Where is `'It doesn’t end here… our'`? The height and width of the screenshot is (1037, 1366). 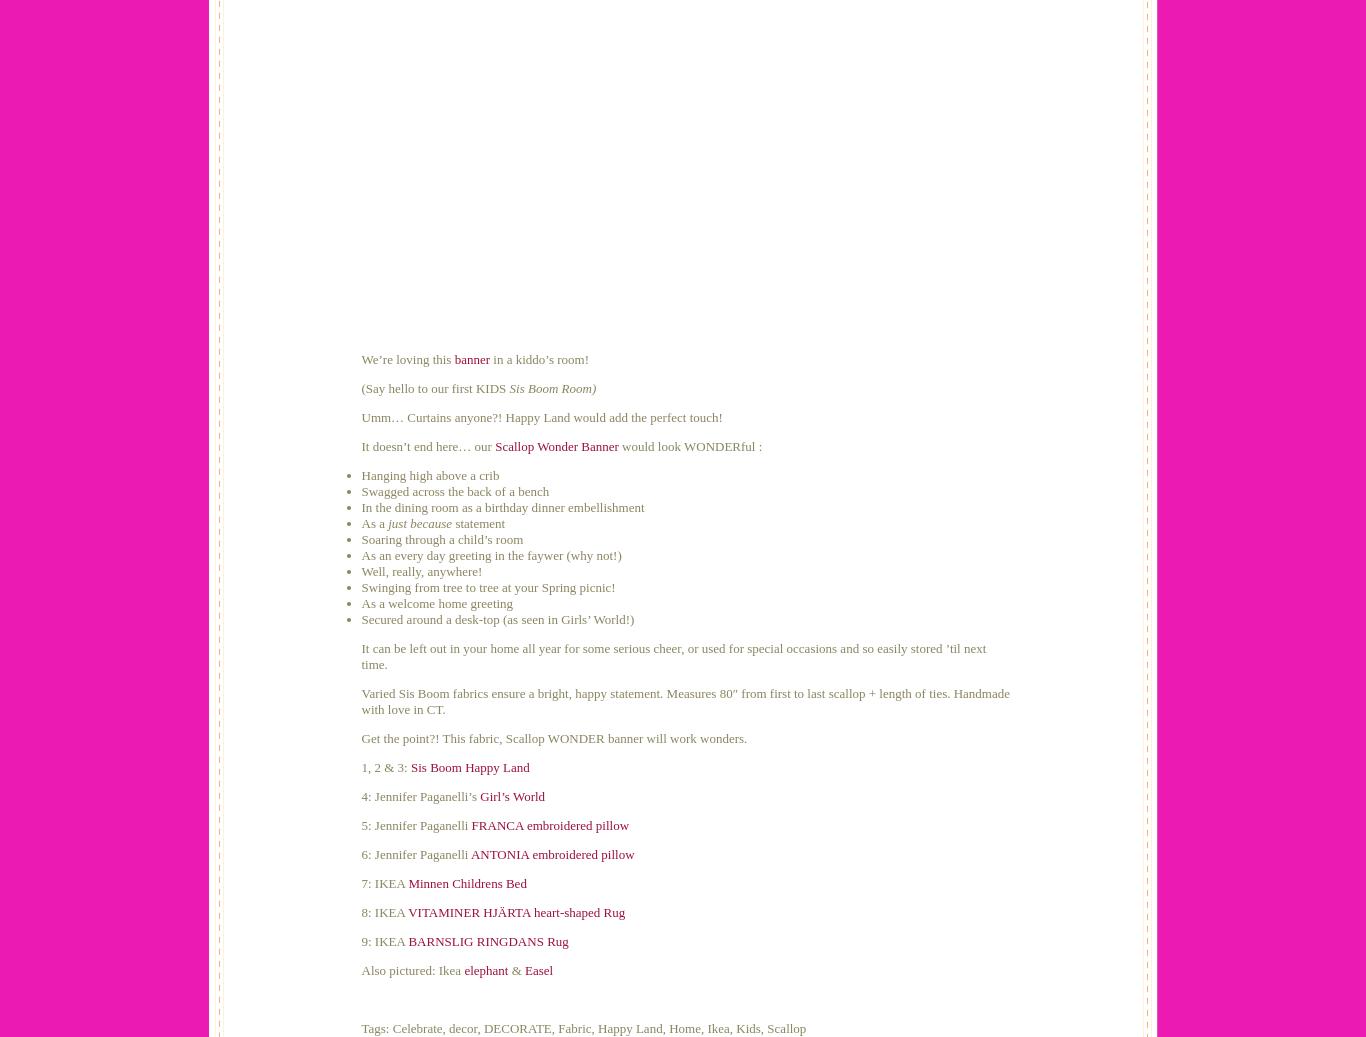
'It doesn’t end here… our' is located at coordinates (426, 445).